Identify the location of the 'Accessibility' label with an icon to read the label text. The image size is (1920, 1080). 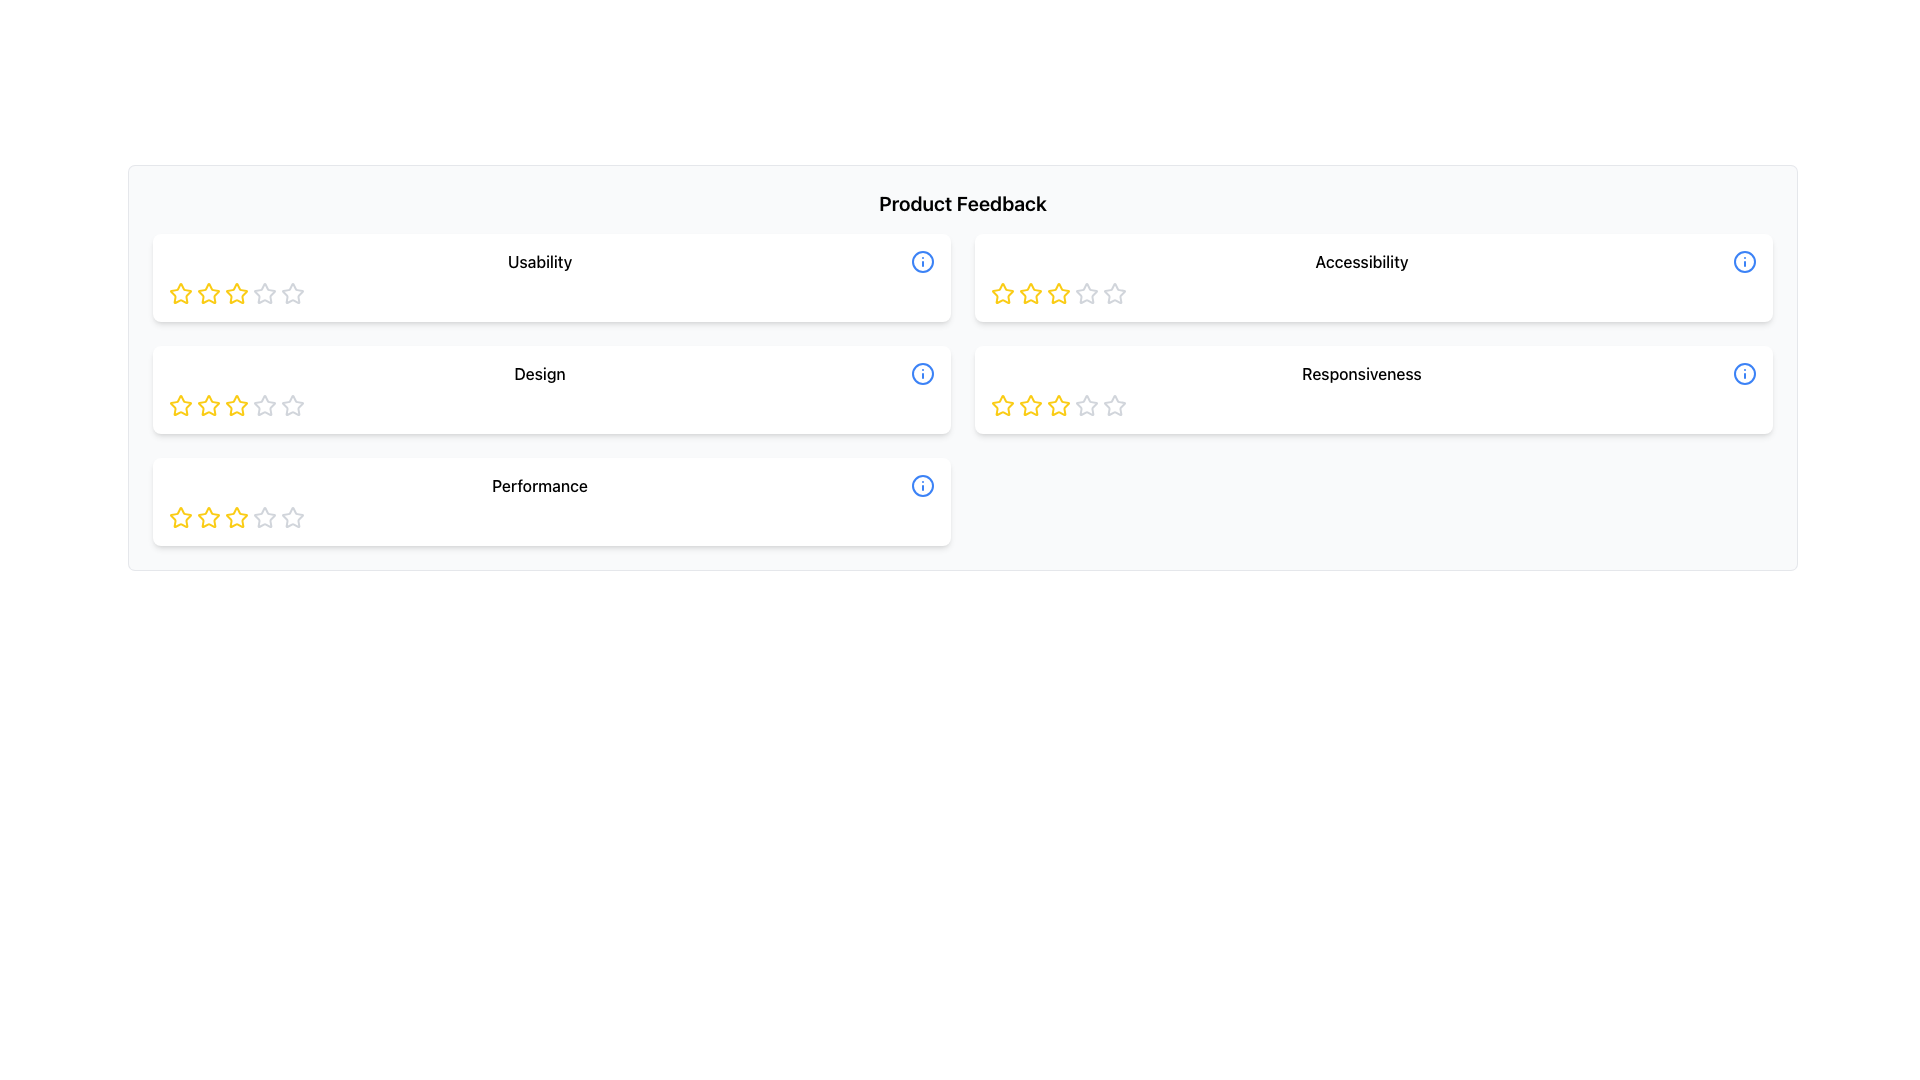
(1372, 261).